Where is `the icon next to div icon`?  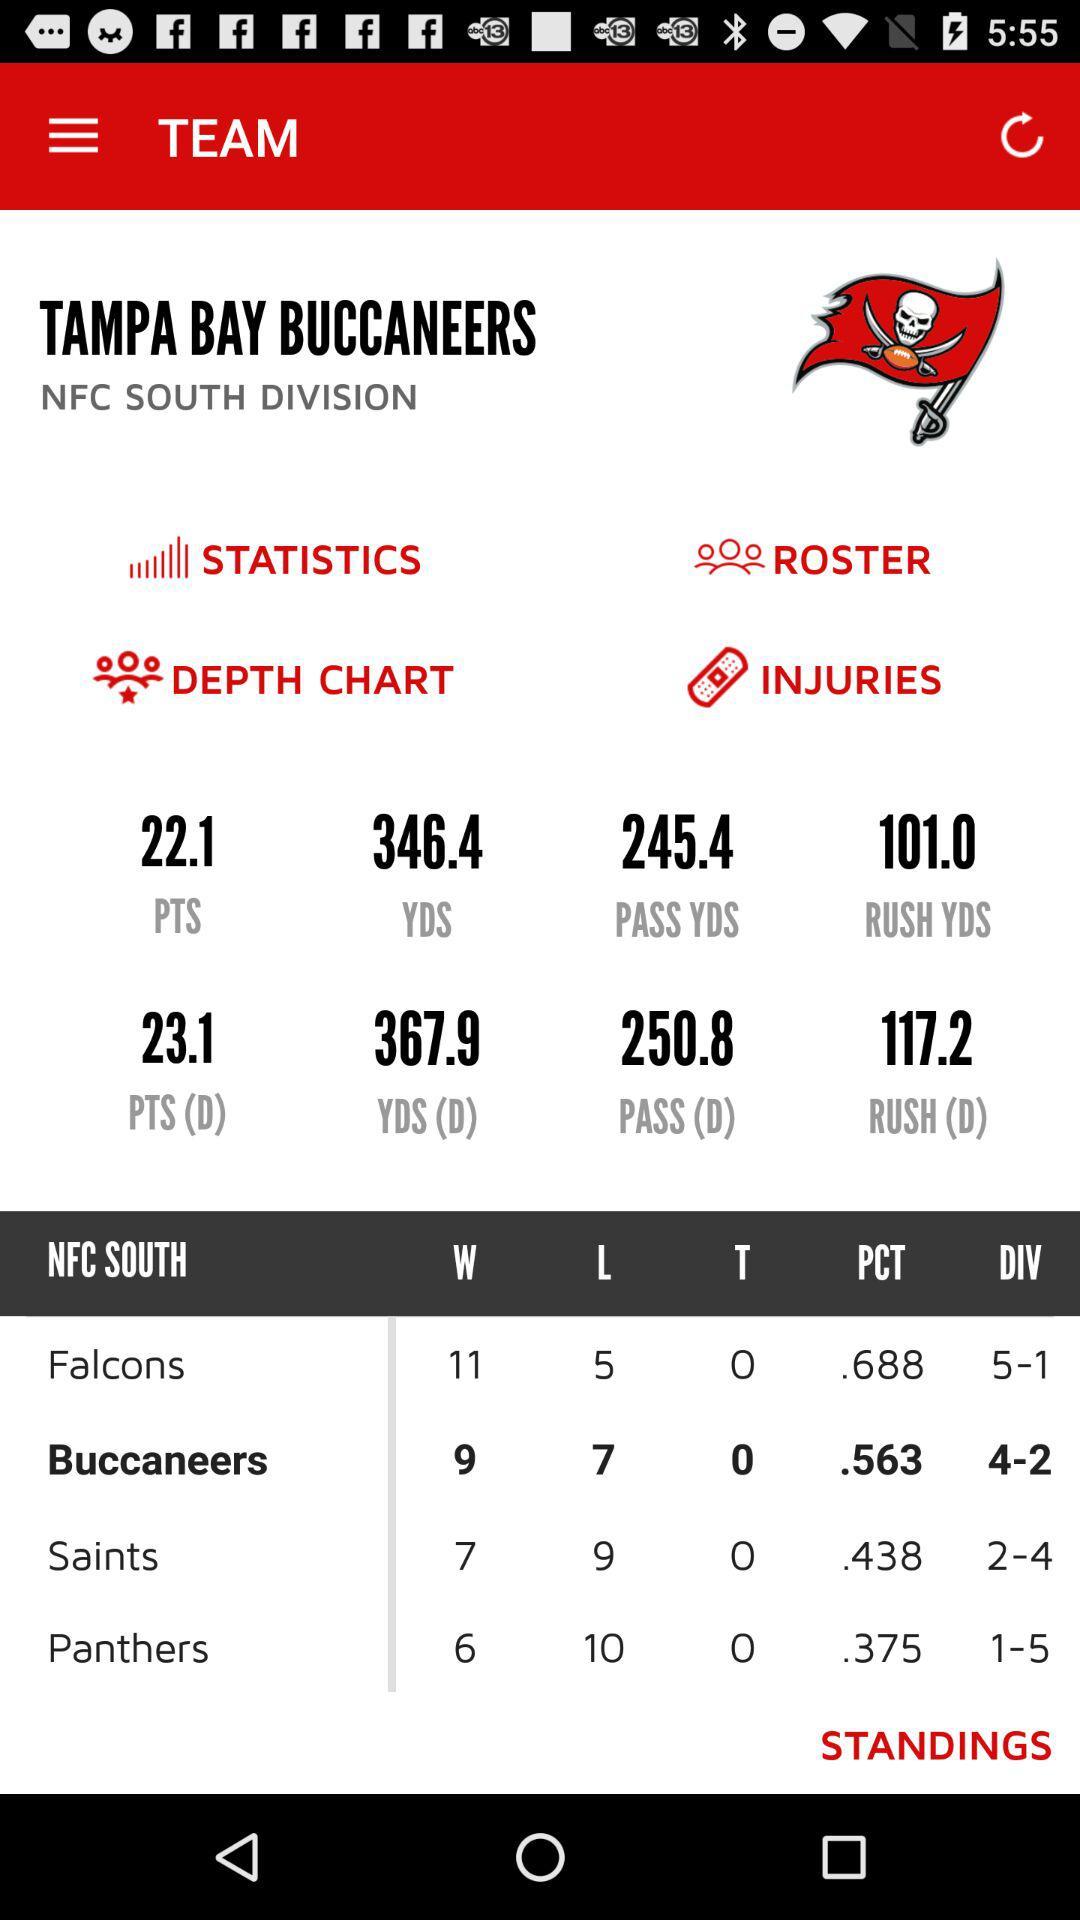 the icon next to div icon is located at coordinates (880, 1262).